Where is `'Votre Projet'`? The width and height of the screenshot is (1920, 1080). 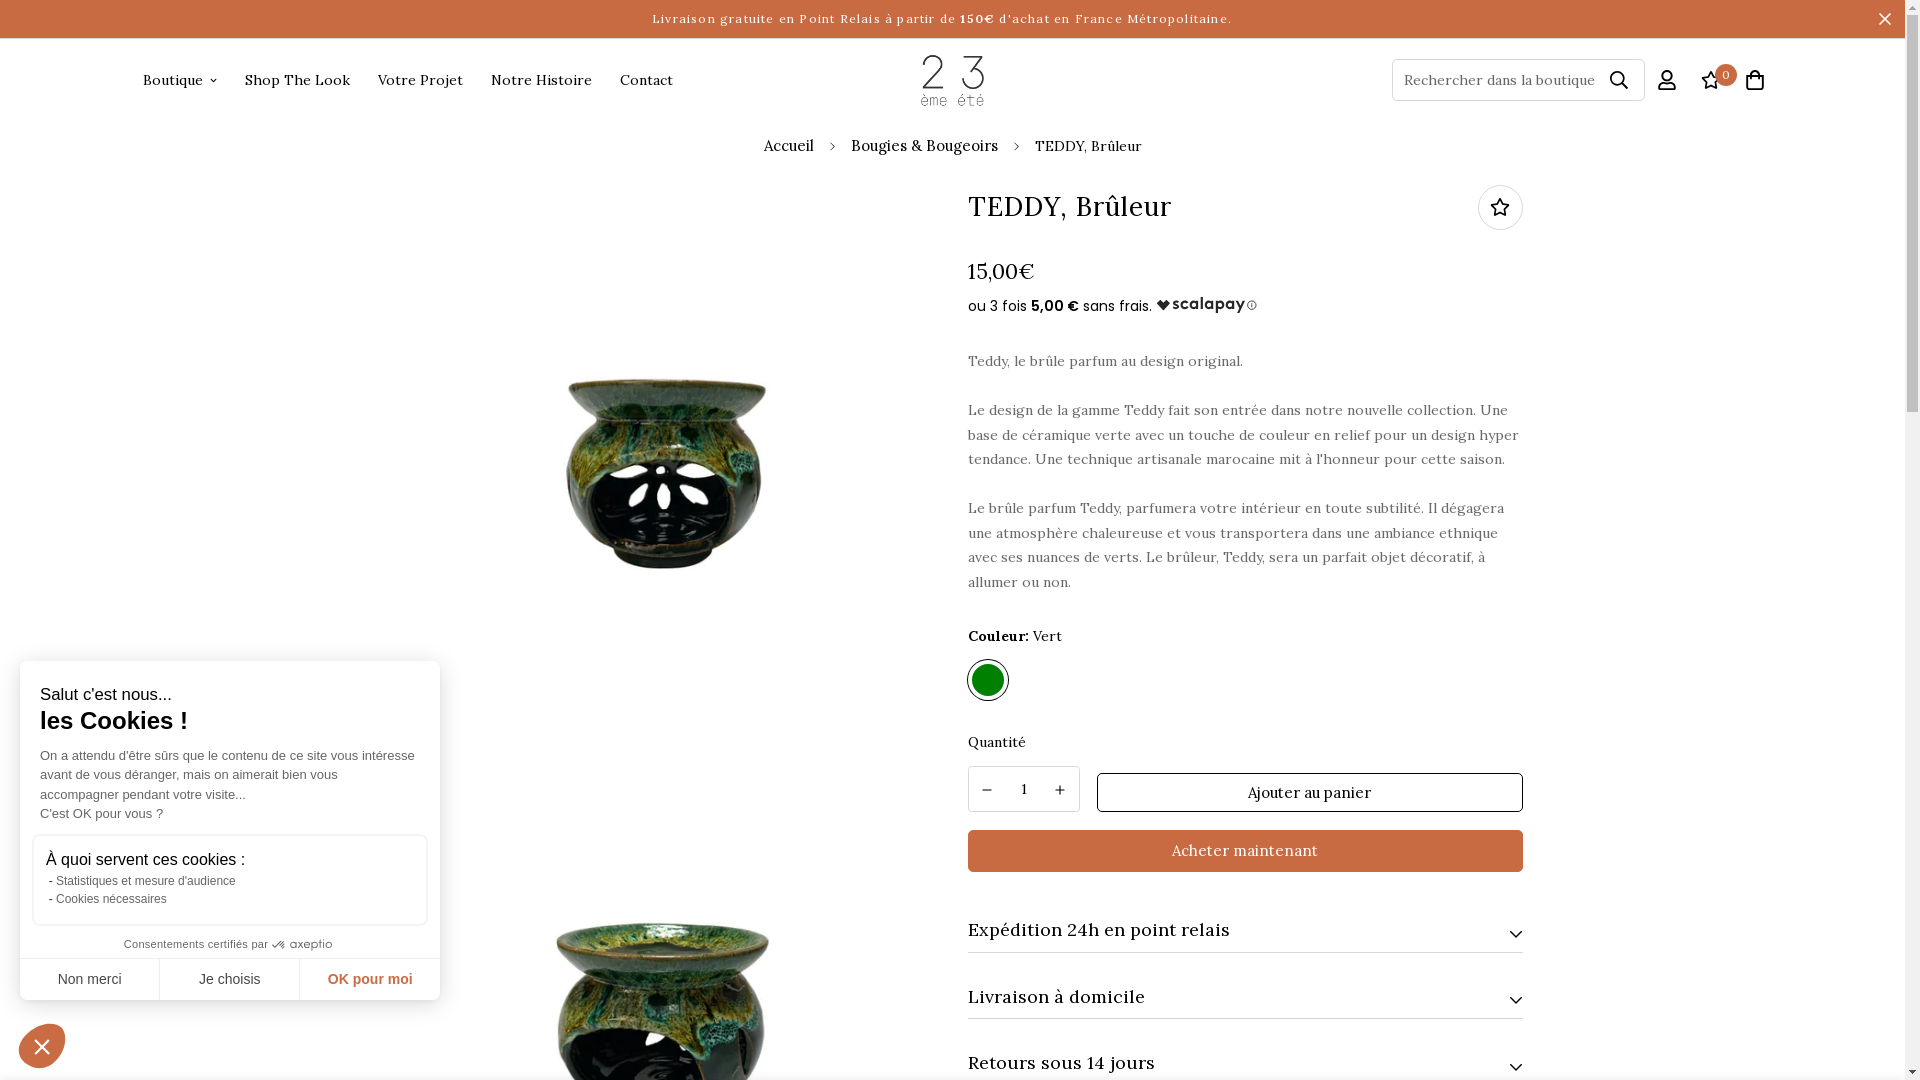
'Votre Projet' is located at coordinates (419, 79).